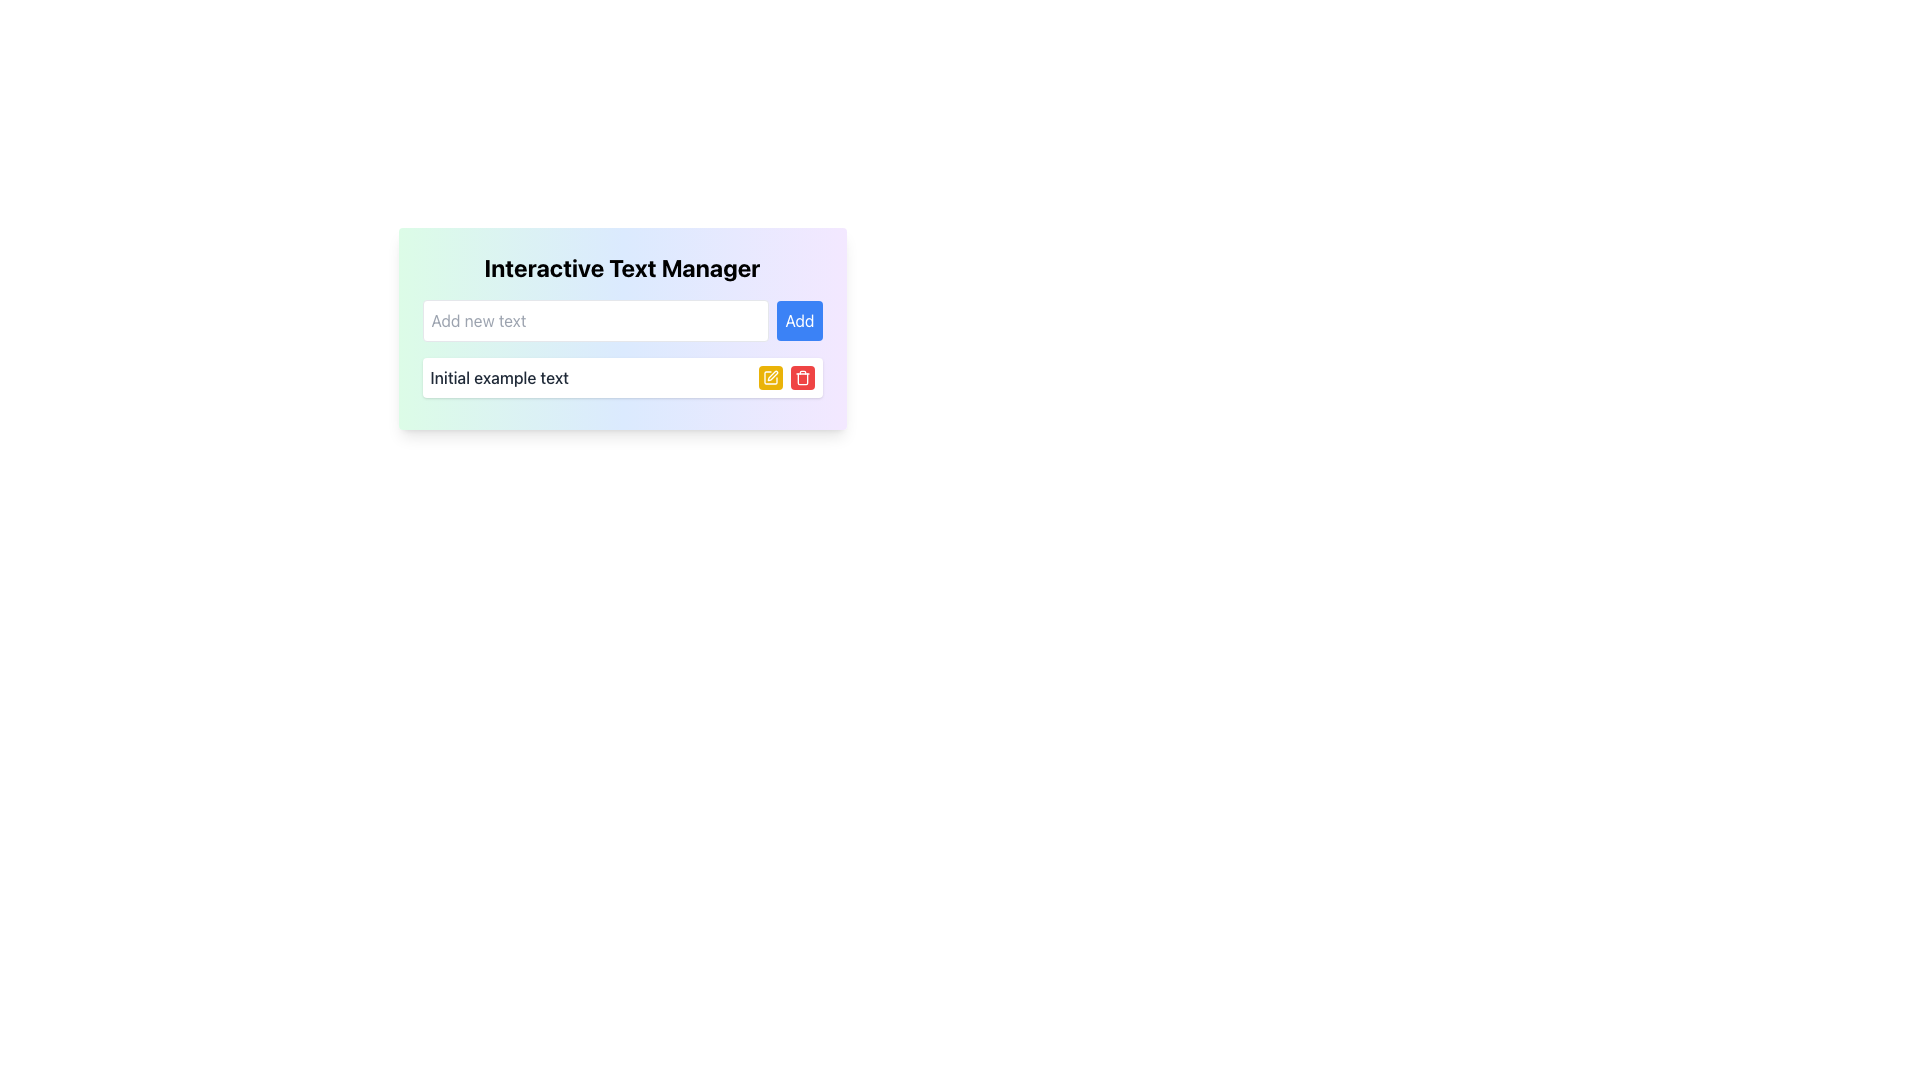 This screenshot has height=1080, width=1920. I want to click on the square pen icon located inside a yellow button, which is to the left of the red trash icon button, in the same row as the text 'Initial example text', so click(769, 378).